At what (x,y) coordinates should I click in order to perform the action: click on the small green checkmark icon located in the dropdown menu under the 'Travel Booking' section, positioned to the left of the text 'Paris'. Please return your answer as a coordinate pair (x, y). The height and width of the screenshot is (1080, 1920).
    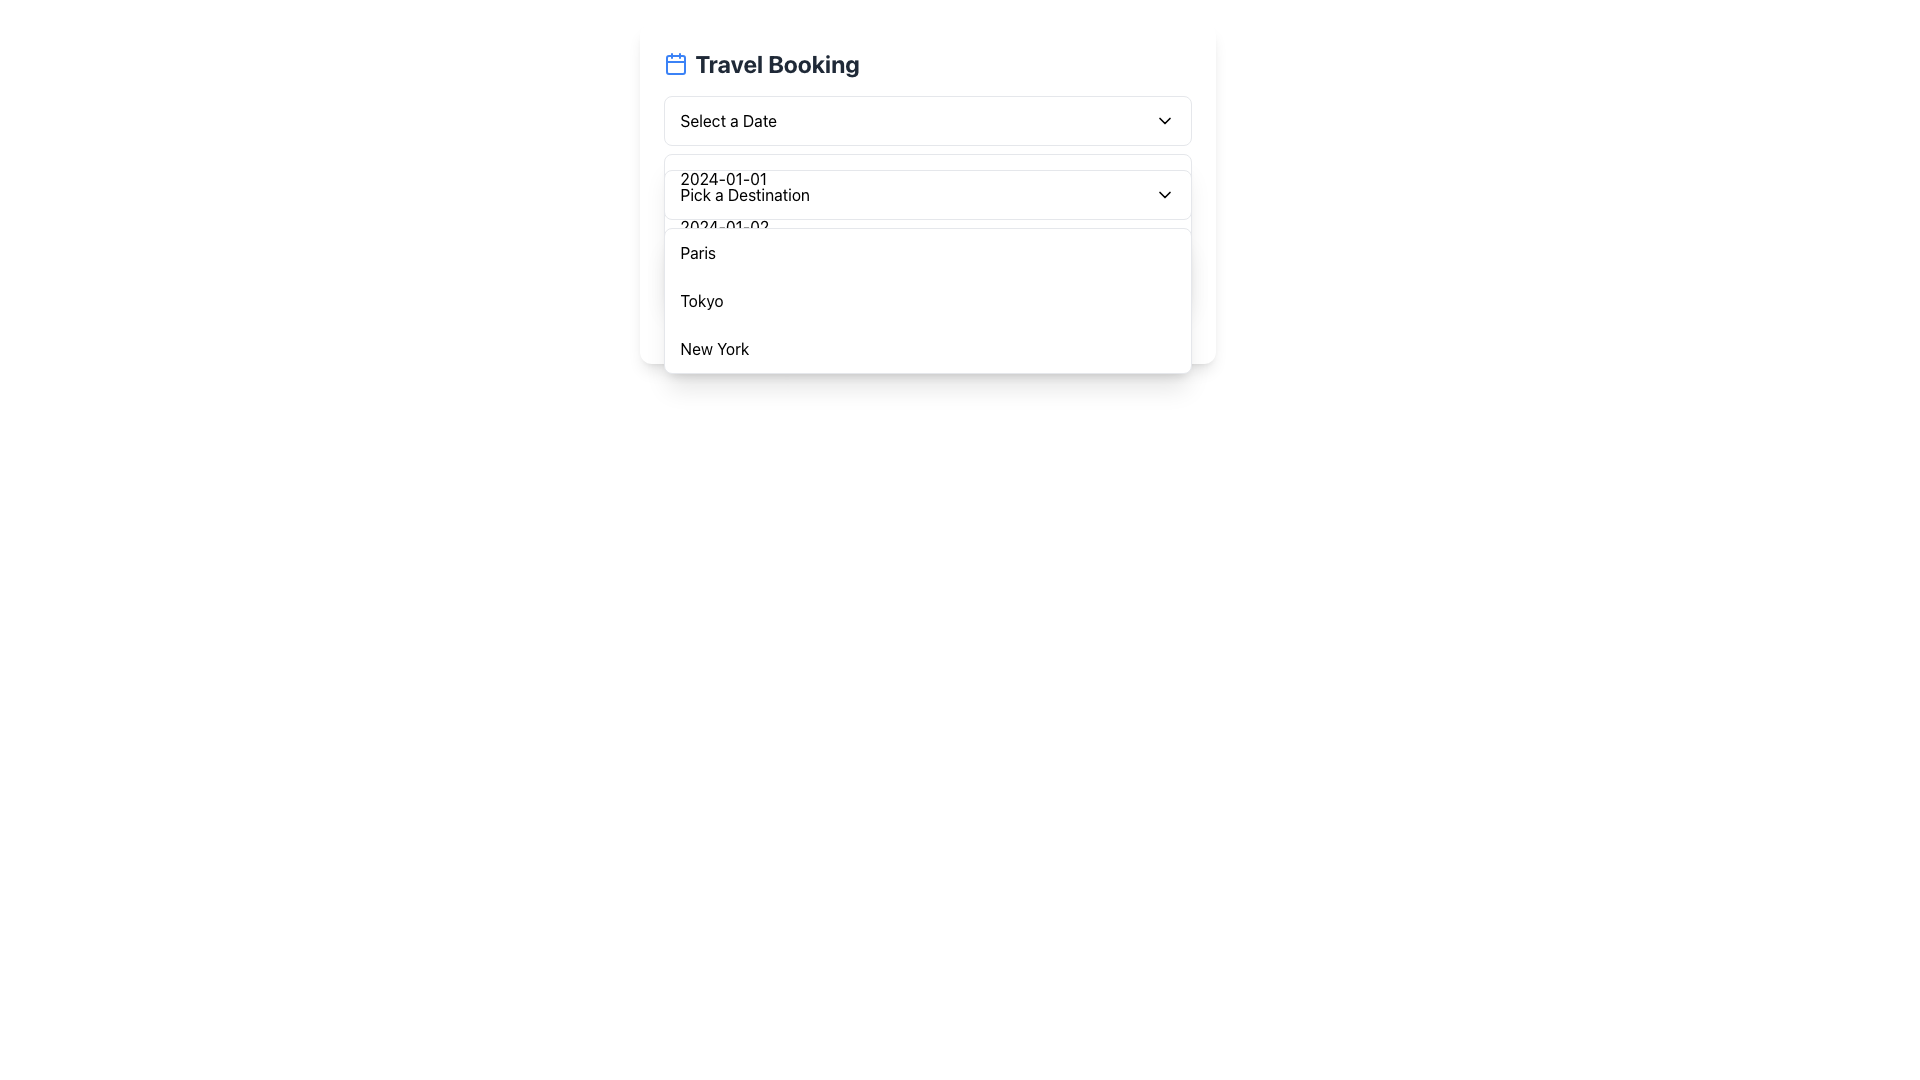
    Looking at the image, I should click on (678, 252).